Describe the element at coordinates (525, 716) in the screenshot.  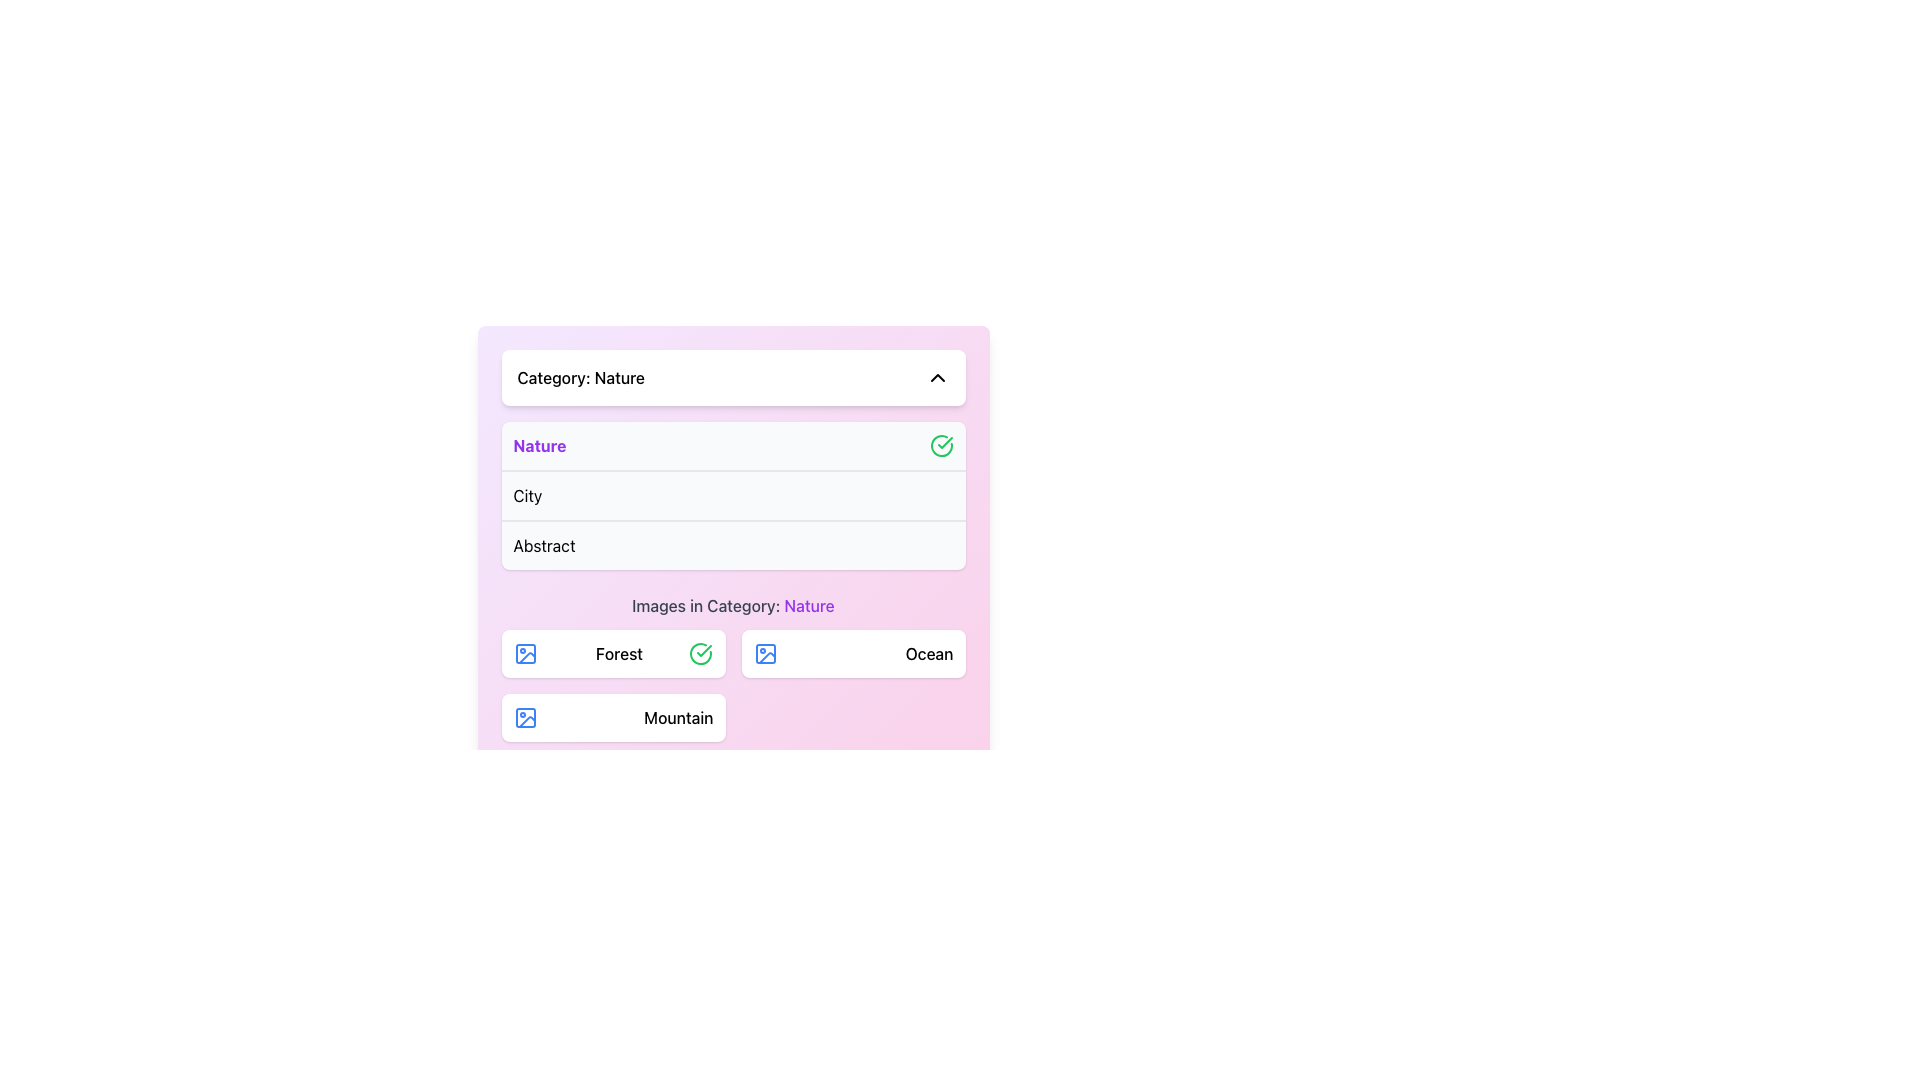
I see `the decorative graphical element which is a small blue rectangle with rounded corners, located at the center of the blue icon labeled 'Mountain' in the last row of category icons` at that location.